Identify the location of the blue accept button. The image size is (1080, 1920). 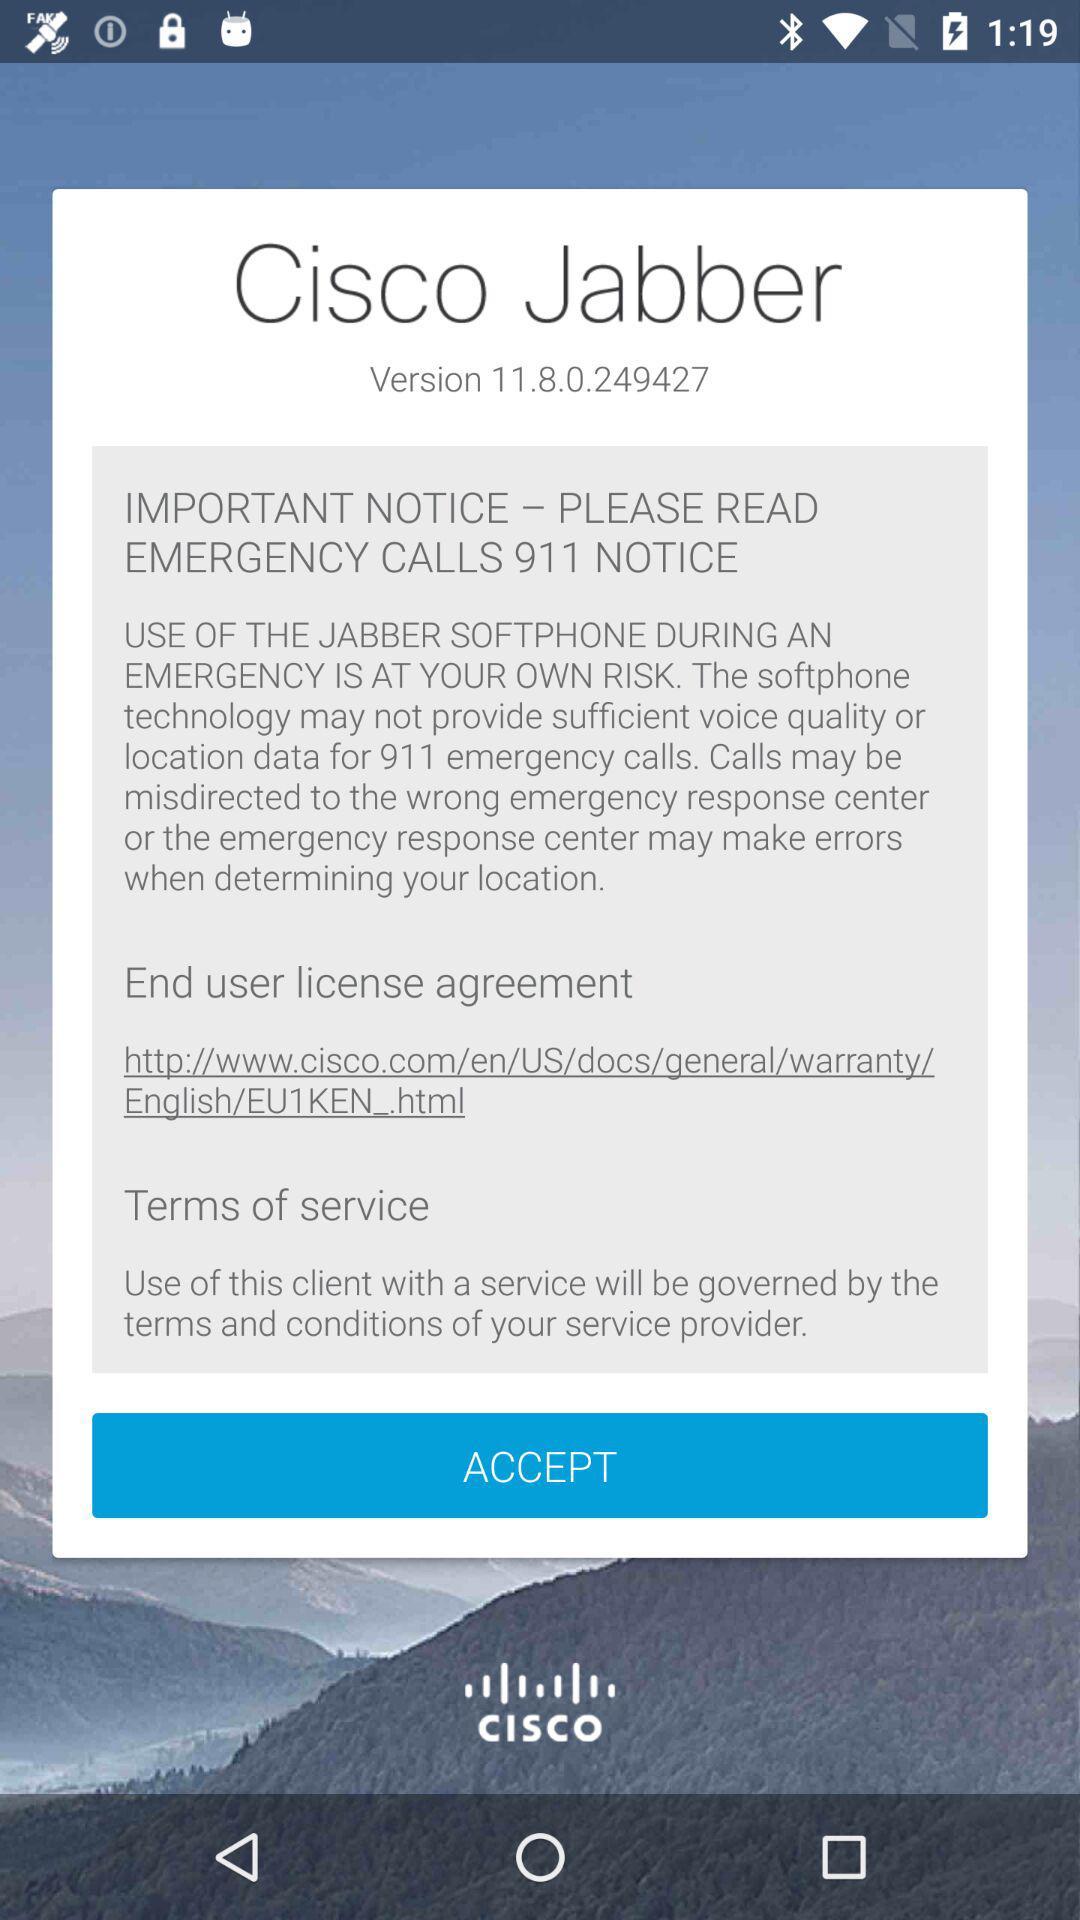
(540, 1465).